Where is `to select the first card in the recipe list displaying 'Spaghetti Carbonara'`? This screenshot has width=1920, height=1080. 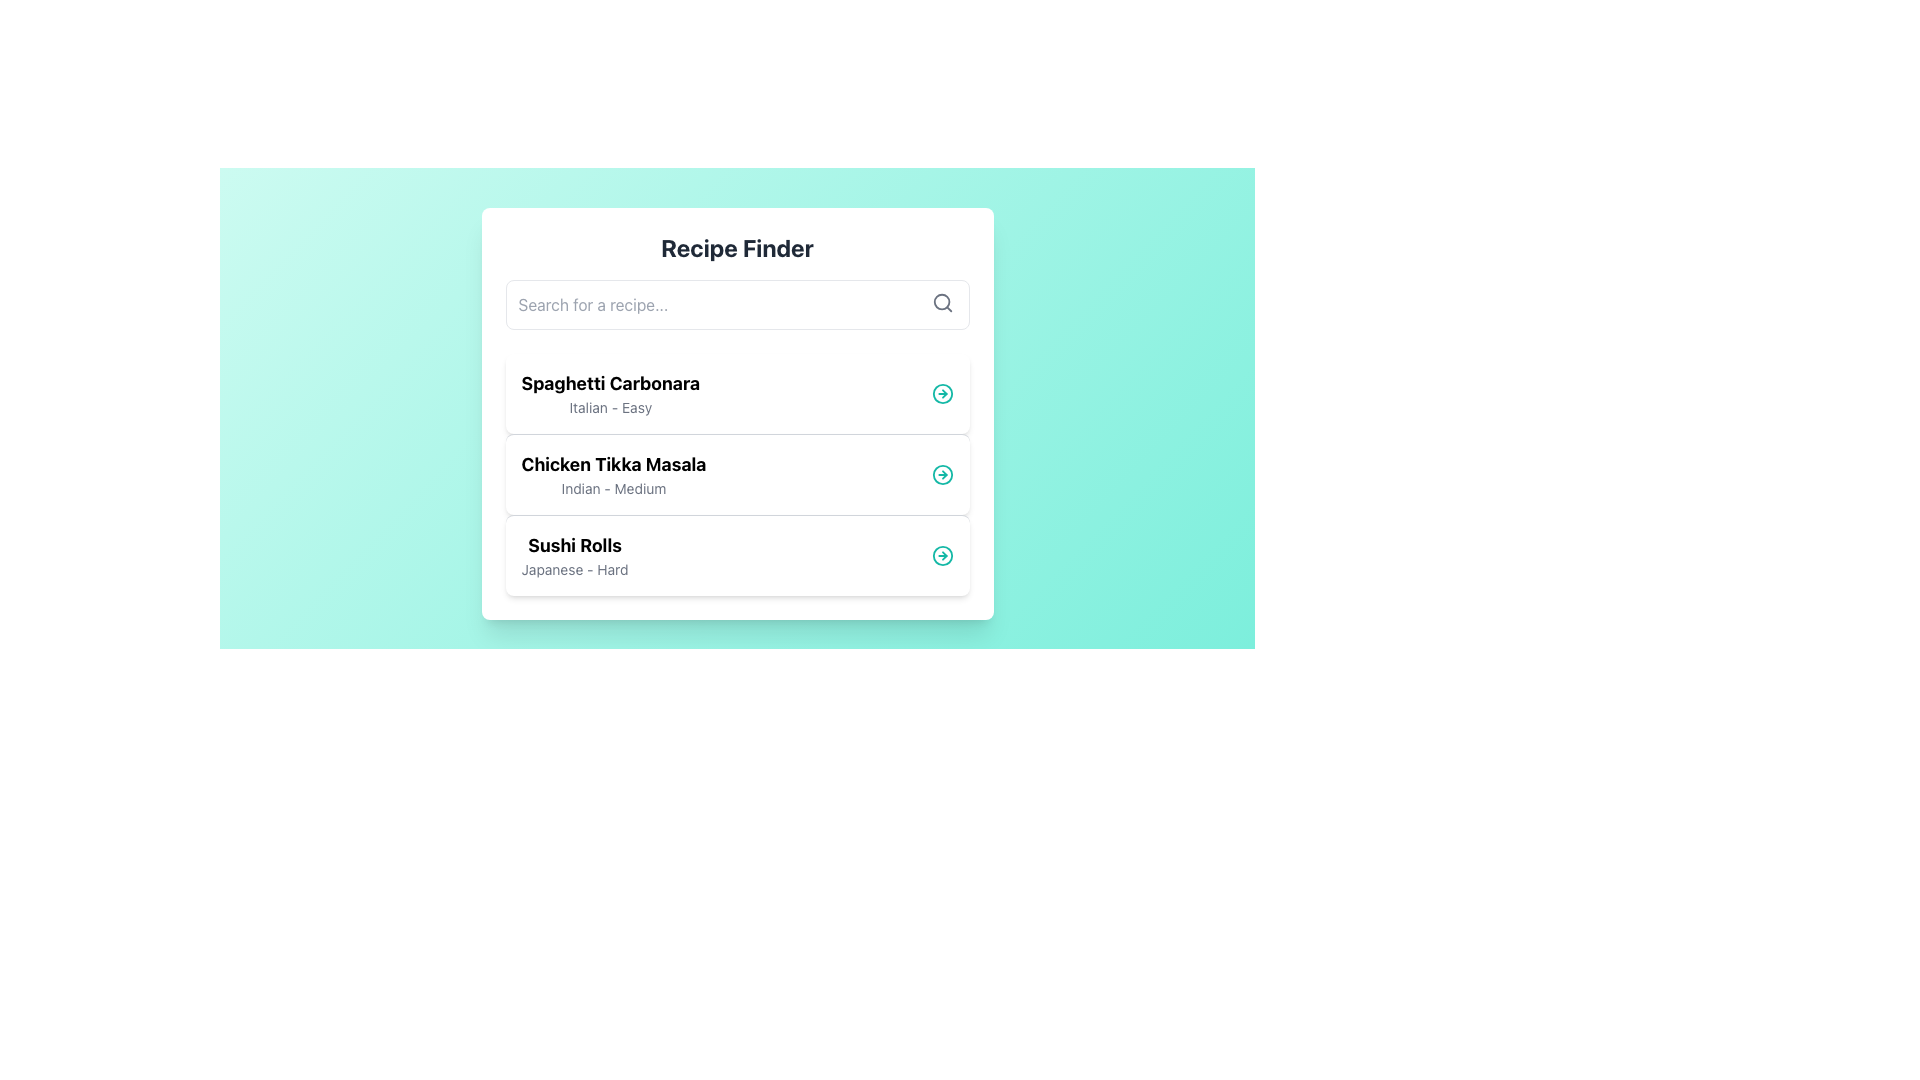 to select the first card in the recipe list displaying 'Spaghetti Carbonara' is located at coordinates (736, 393).